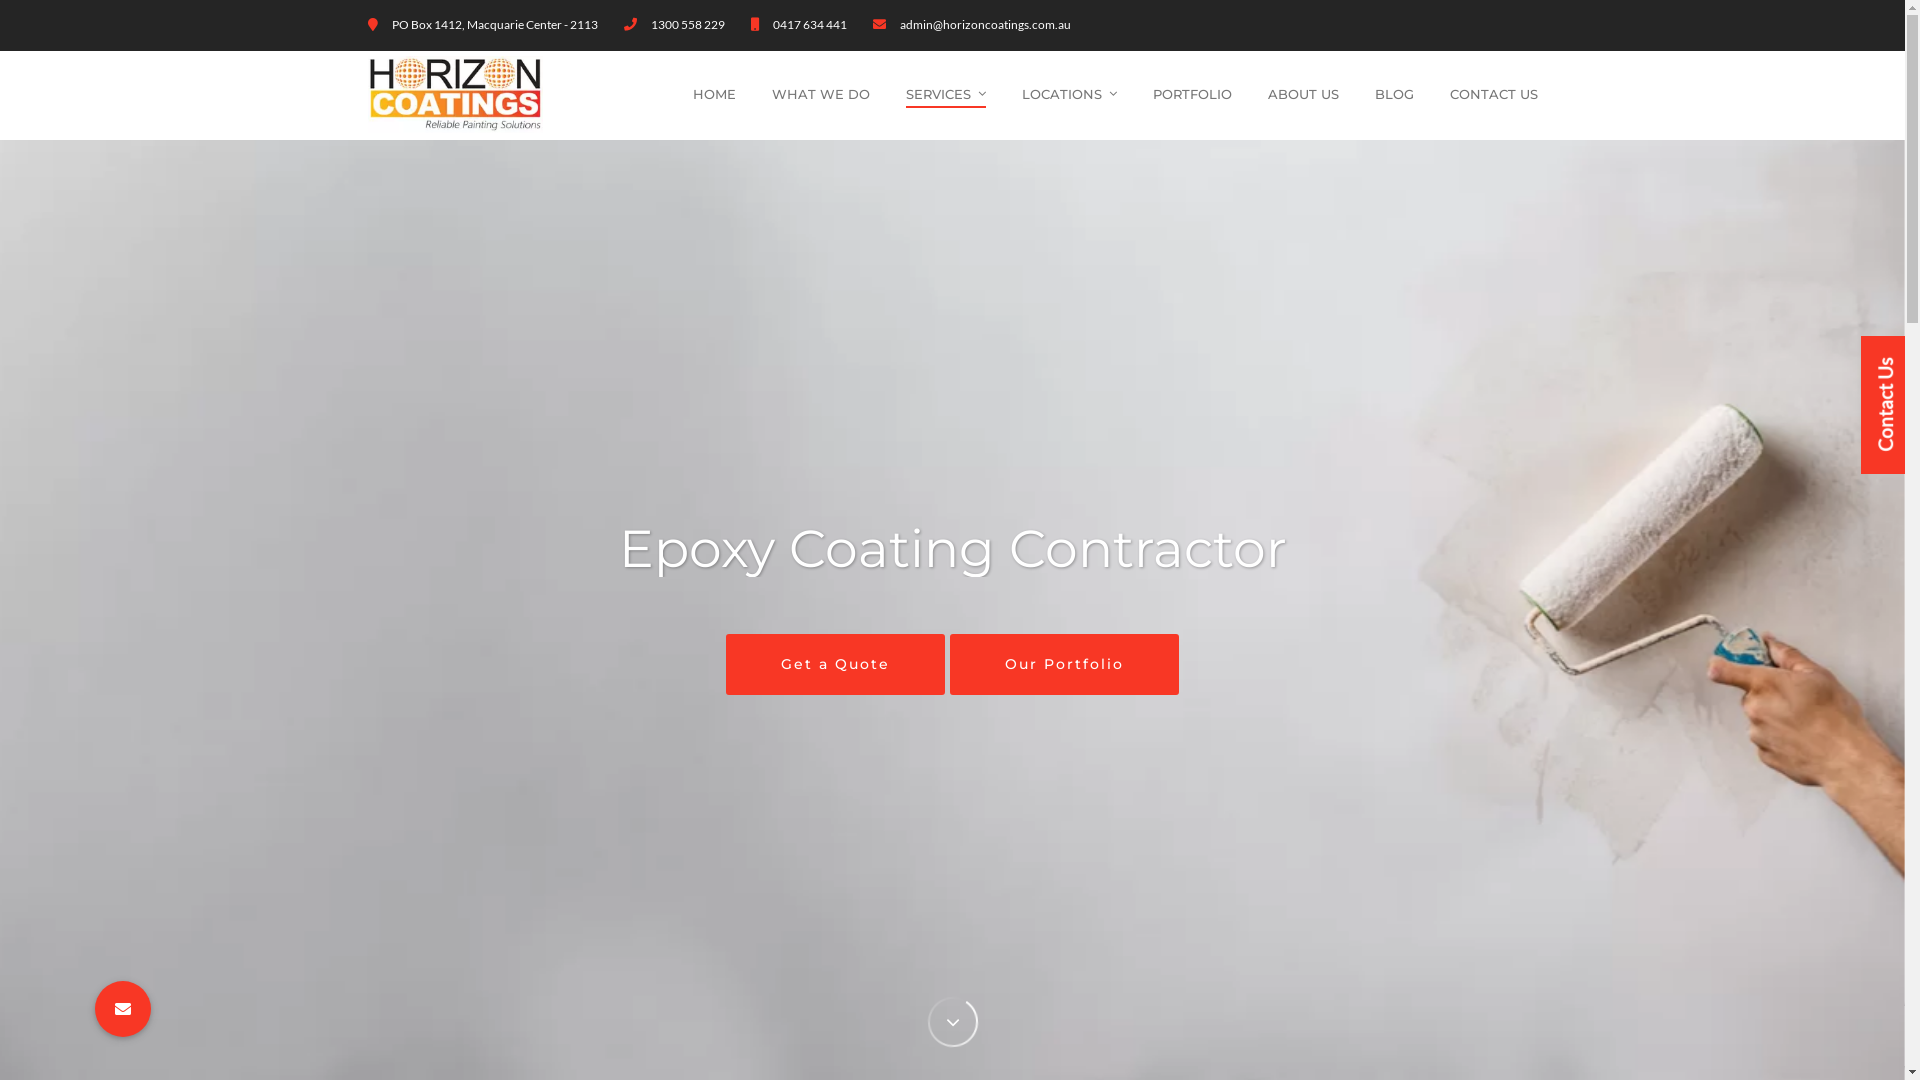  I want to click on 'CONTACT US', so click(1493, 93).